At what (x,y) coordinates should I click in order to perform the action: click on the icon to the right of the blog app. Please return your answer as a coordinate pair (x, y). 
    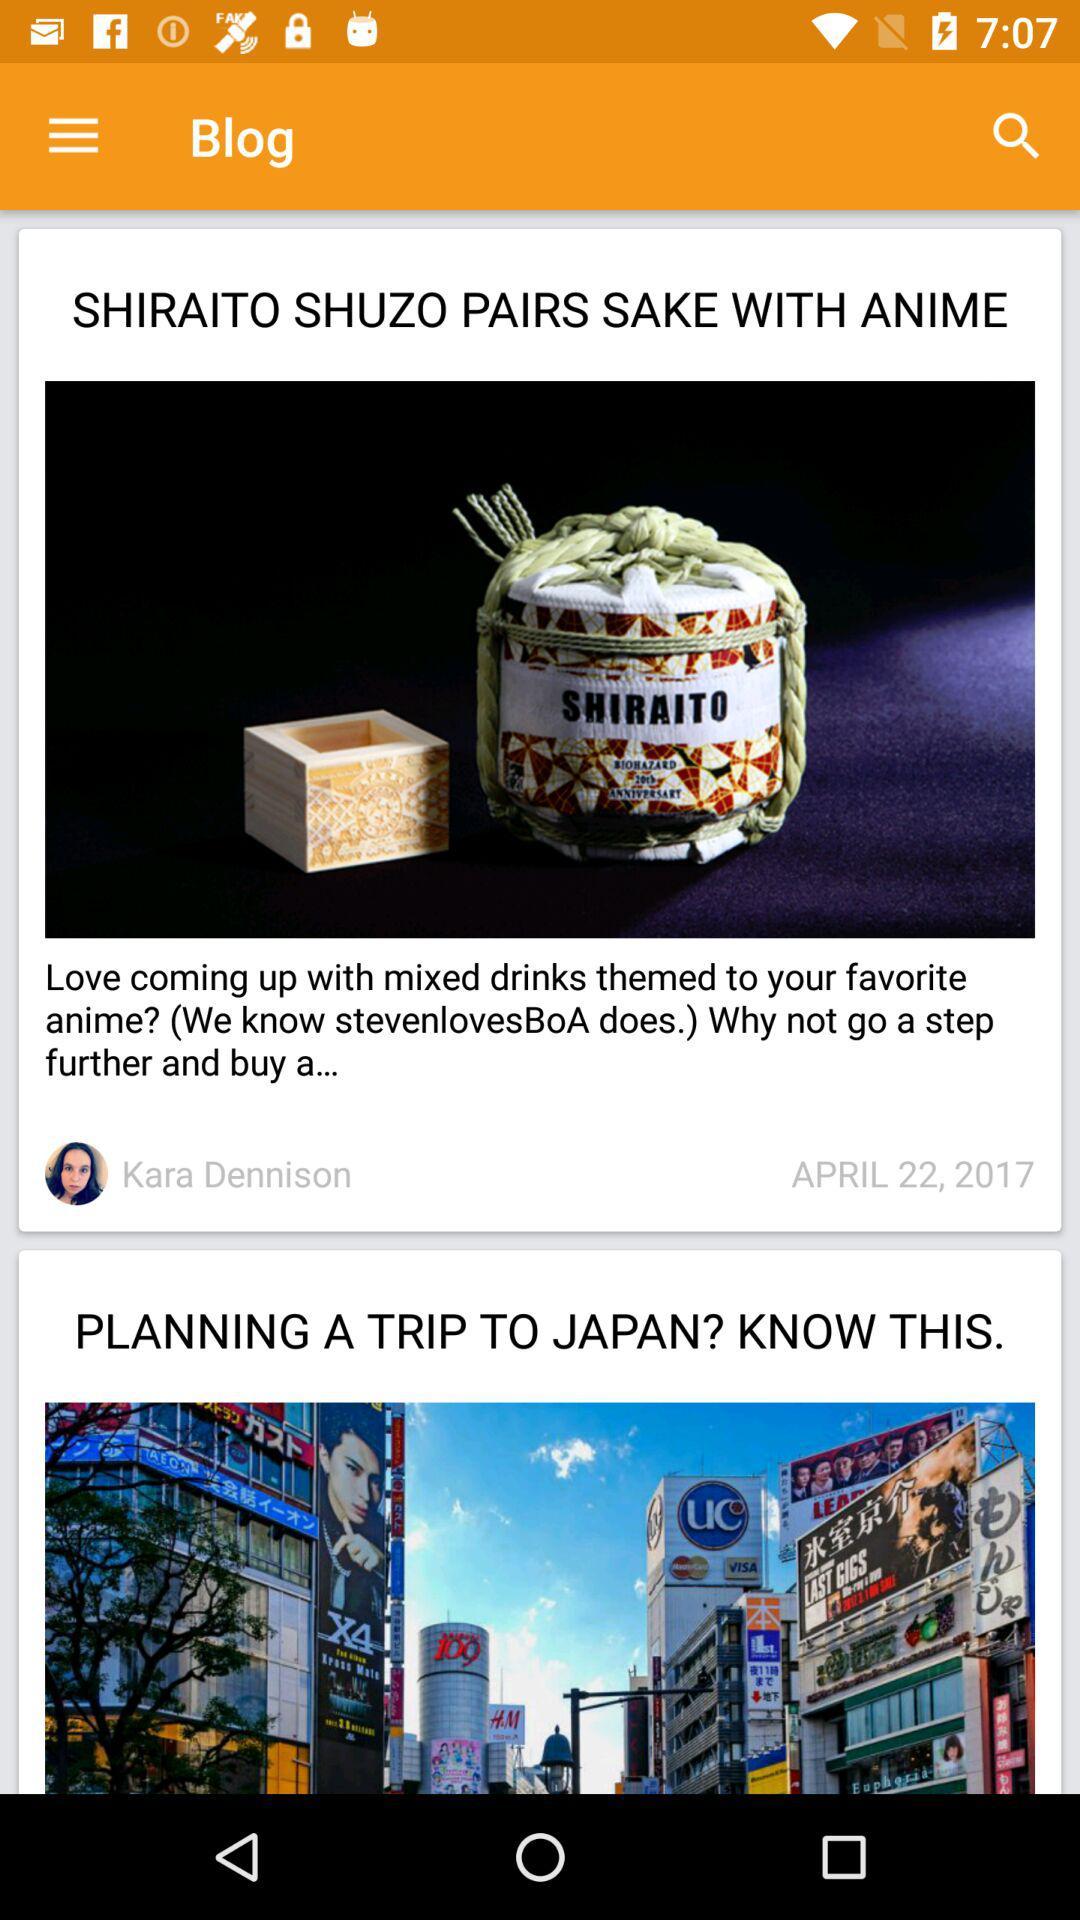
    Looking at the image, I should click on (1017, 135).